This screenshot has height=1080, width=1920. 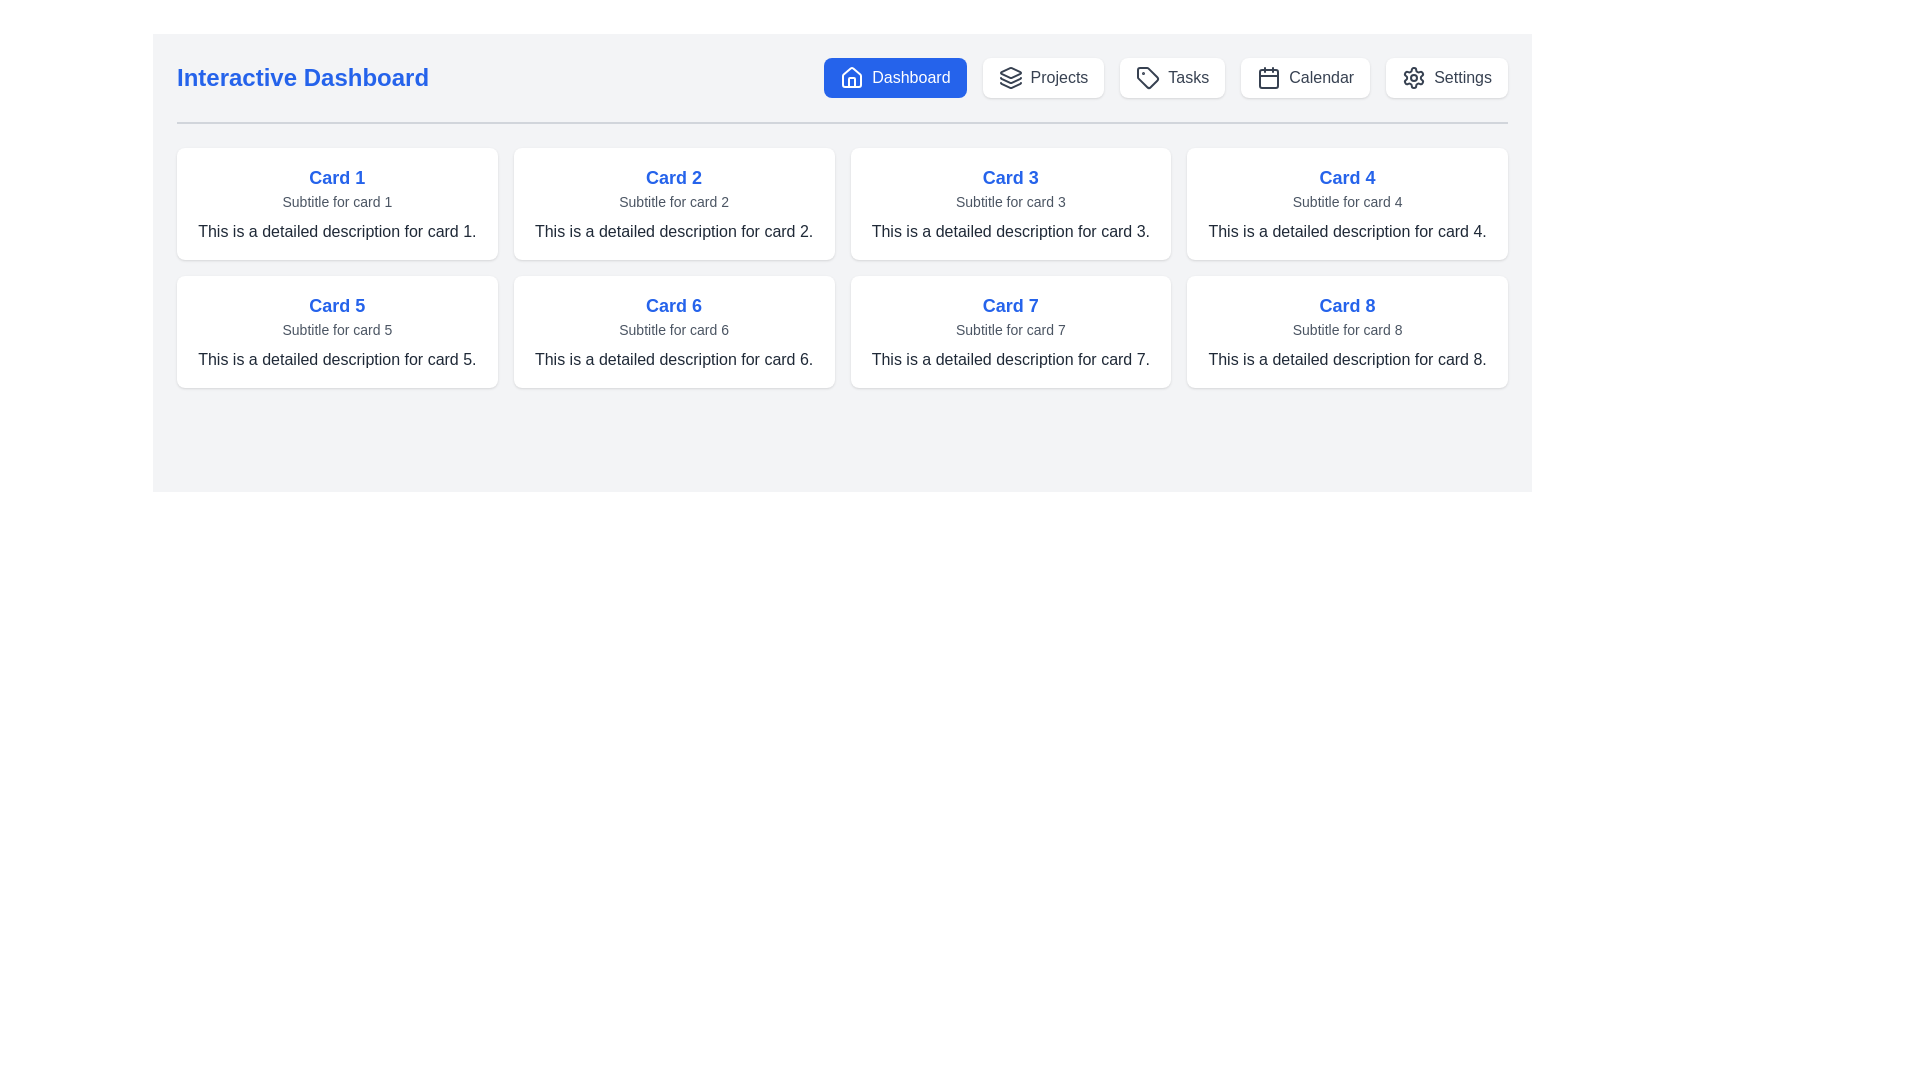 What do you see at coordinates (1042, 76) in the screenshot?
I see `the 'Projects' navigation button located in the second position of the horizontal menu bar at the top of the interface to trigger its hover state` at bounding box center [1042, 76].